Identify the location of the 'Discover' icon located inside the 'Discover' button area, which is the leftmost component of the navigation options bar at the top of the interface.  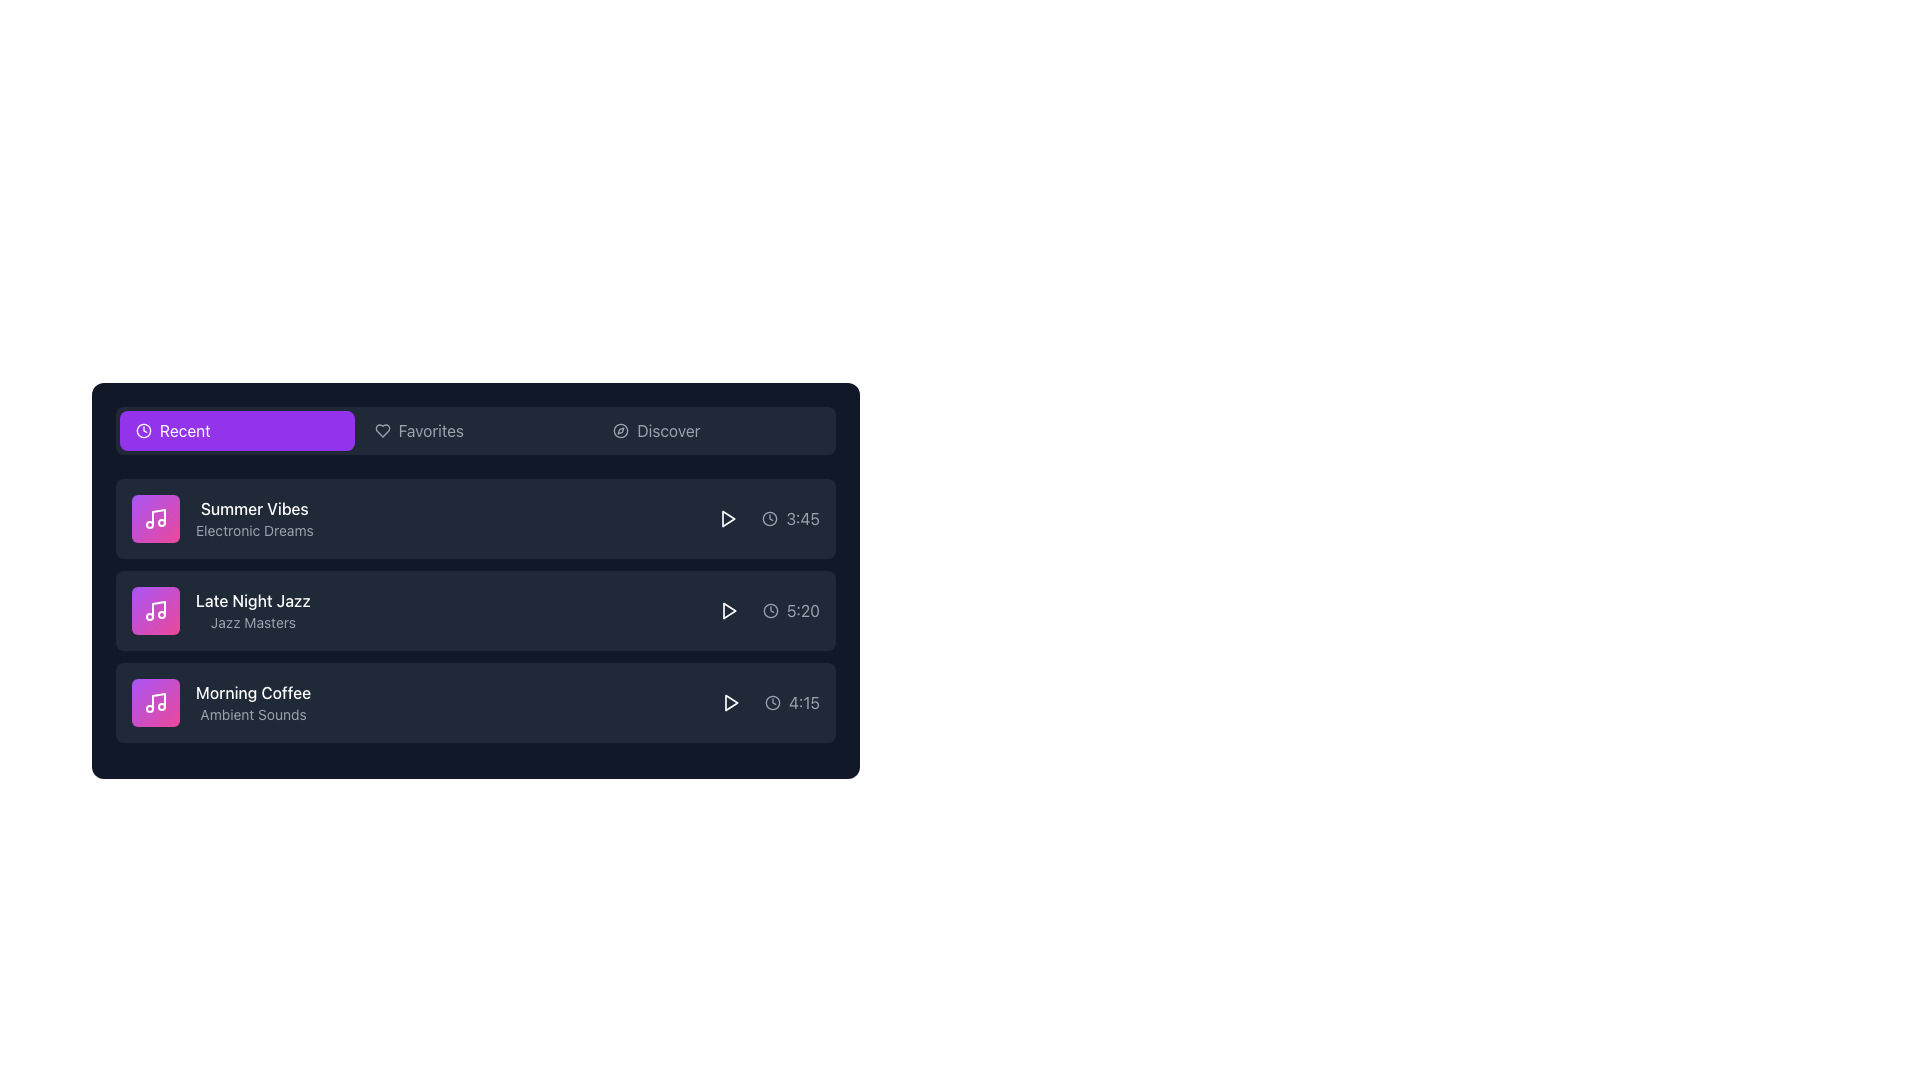
(620, 430).